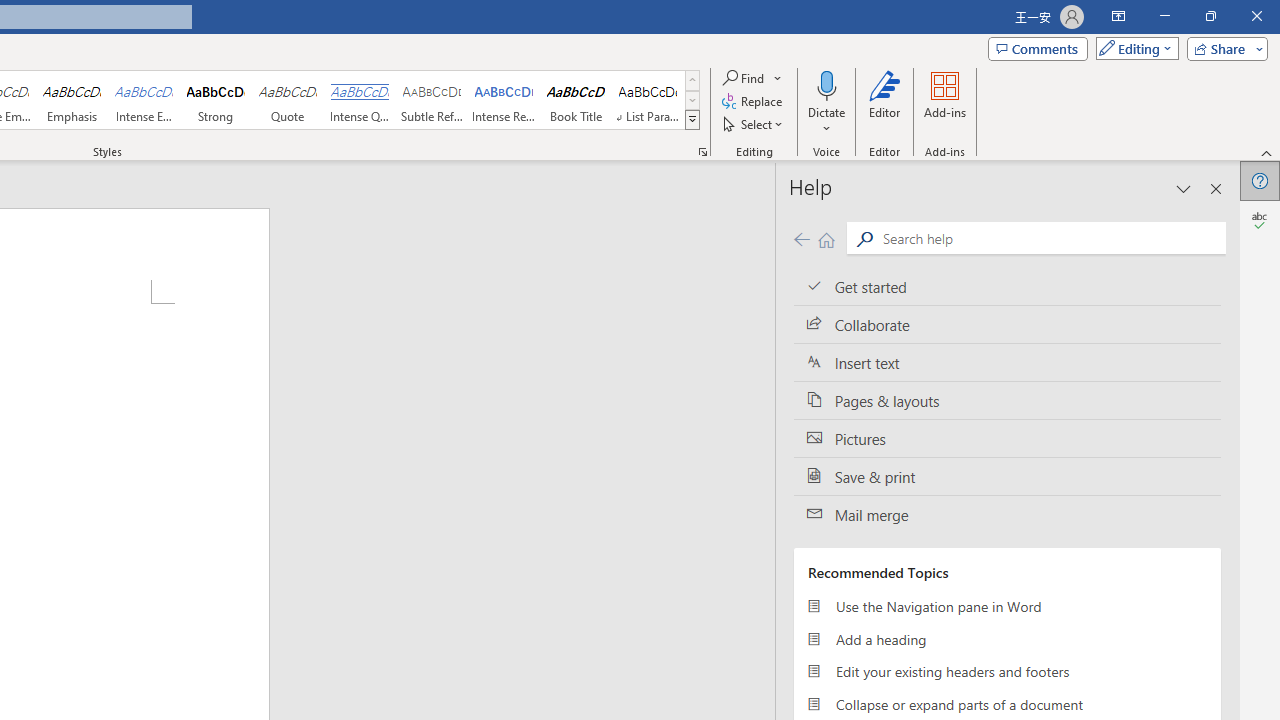  I want to click on 'Row up', so click(692, 79).